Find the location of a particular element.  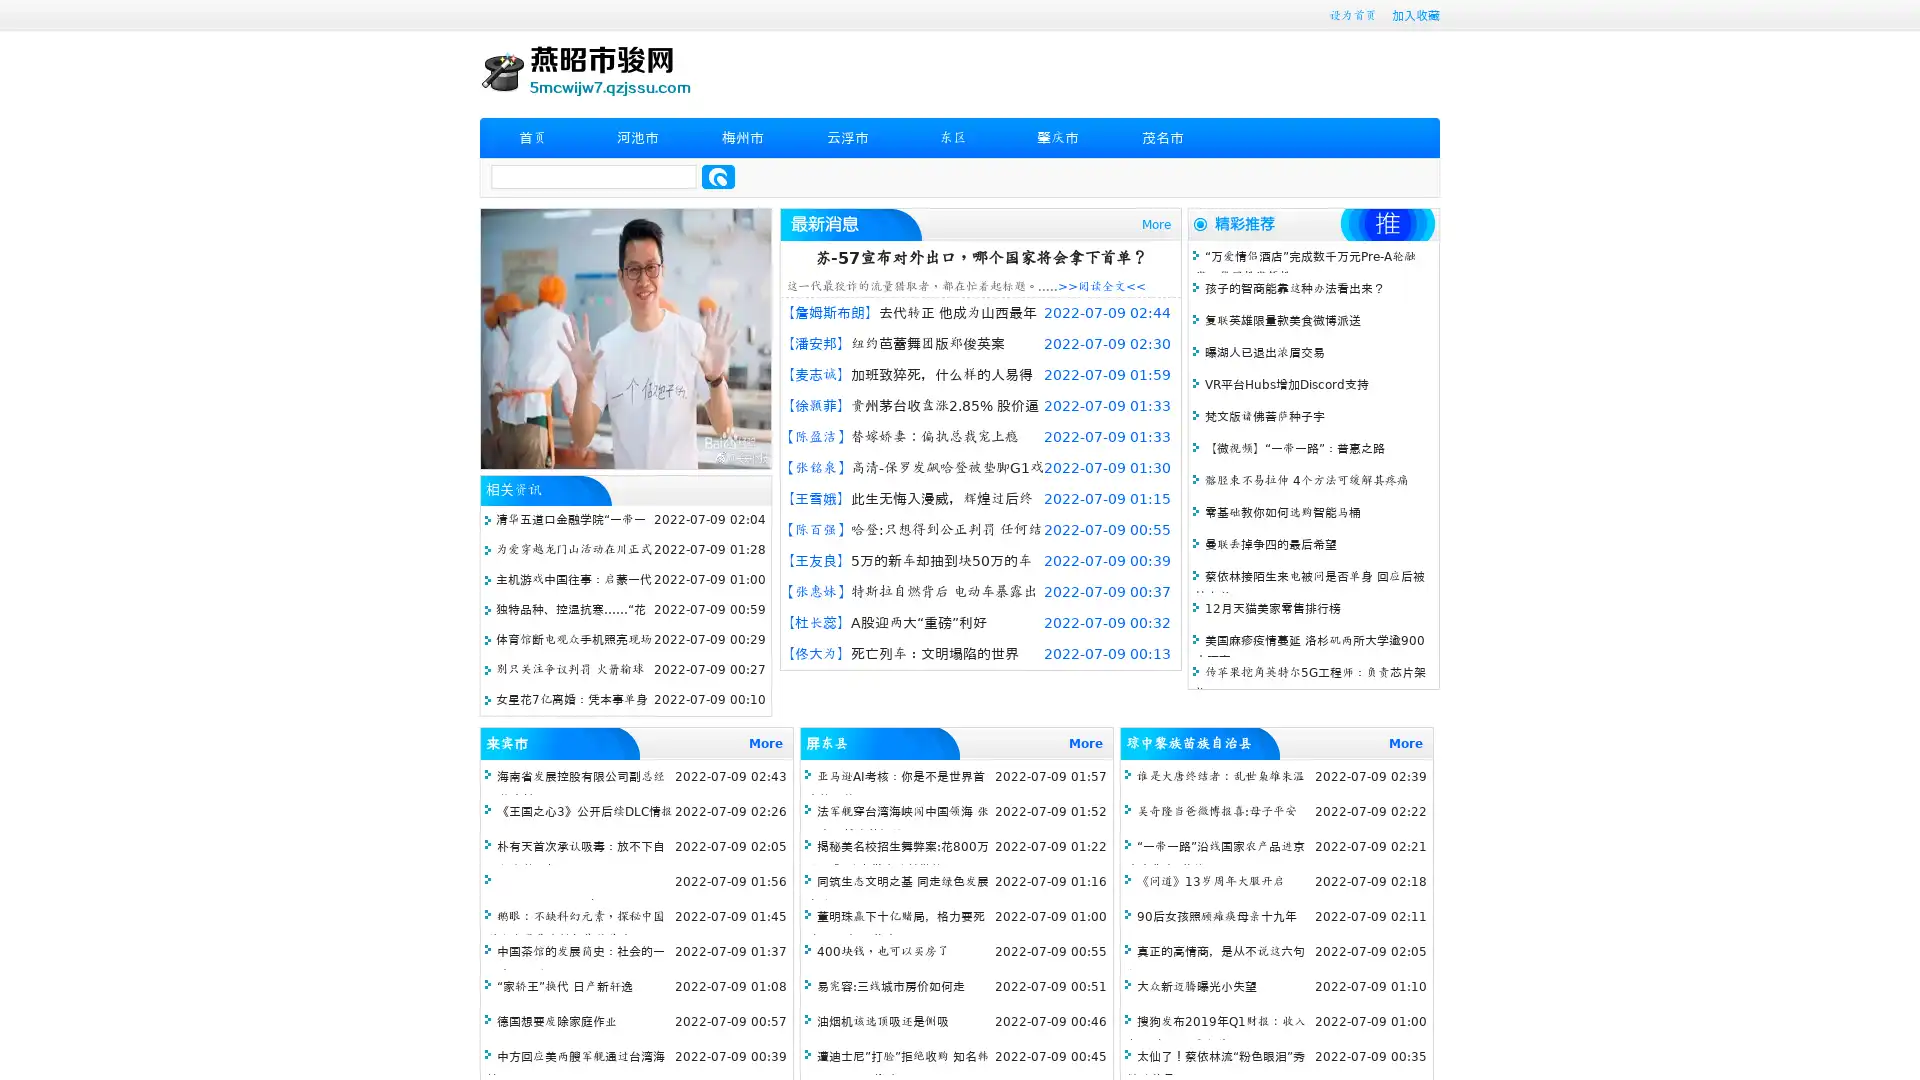

Search is located at coordinates (718, 176).